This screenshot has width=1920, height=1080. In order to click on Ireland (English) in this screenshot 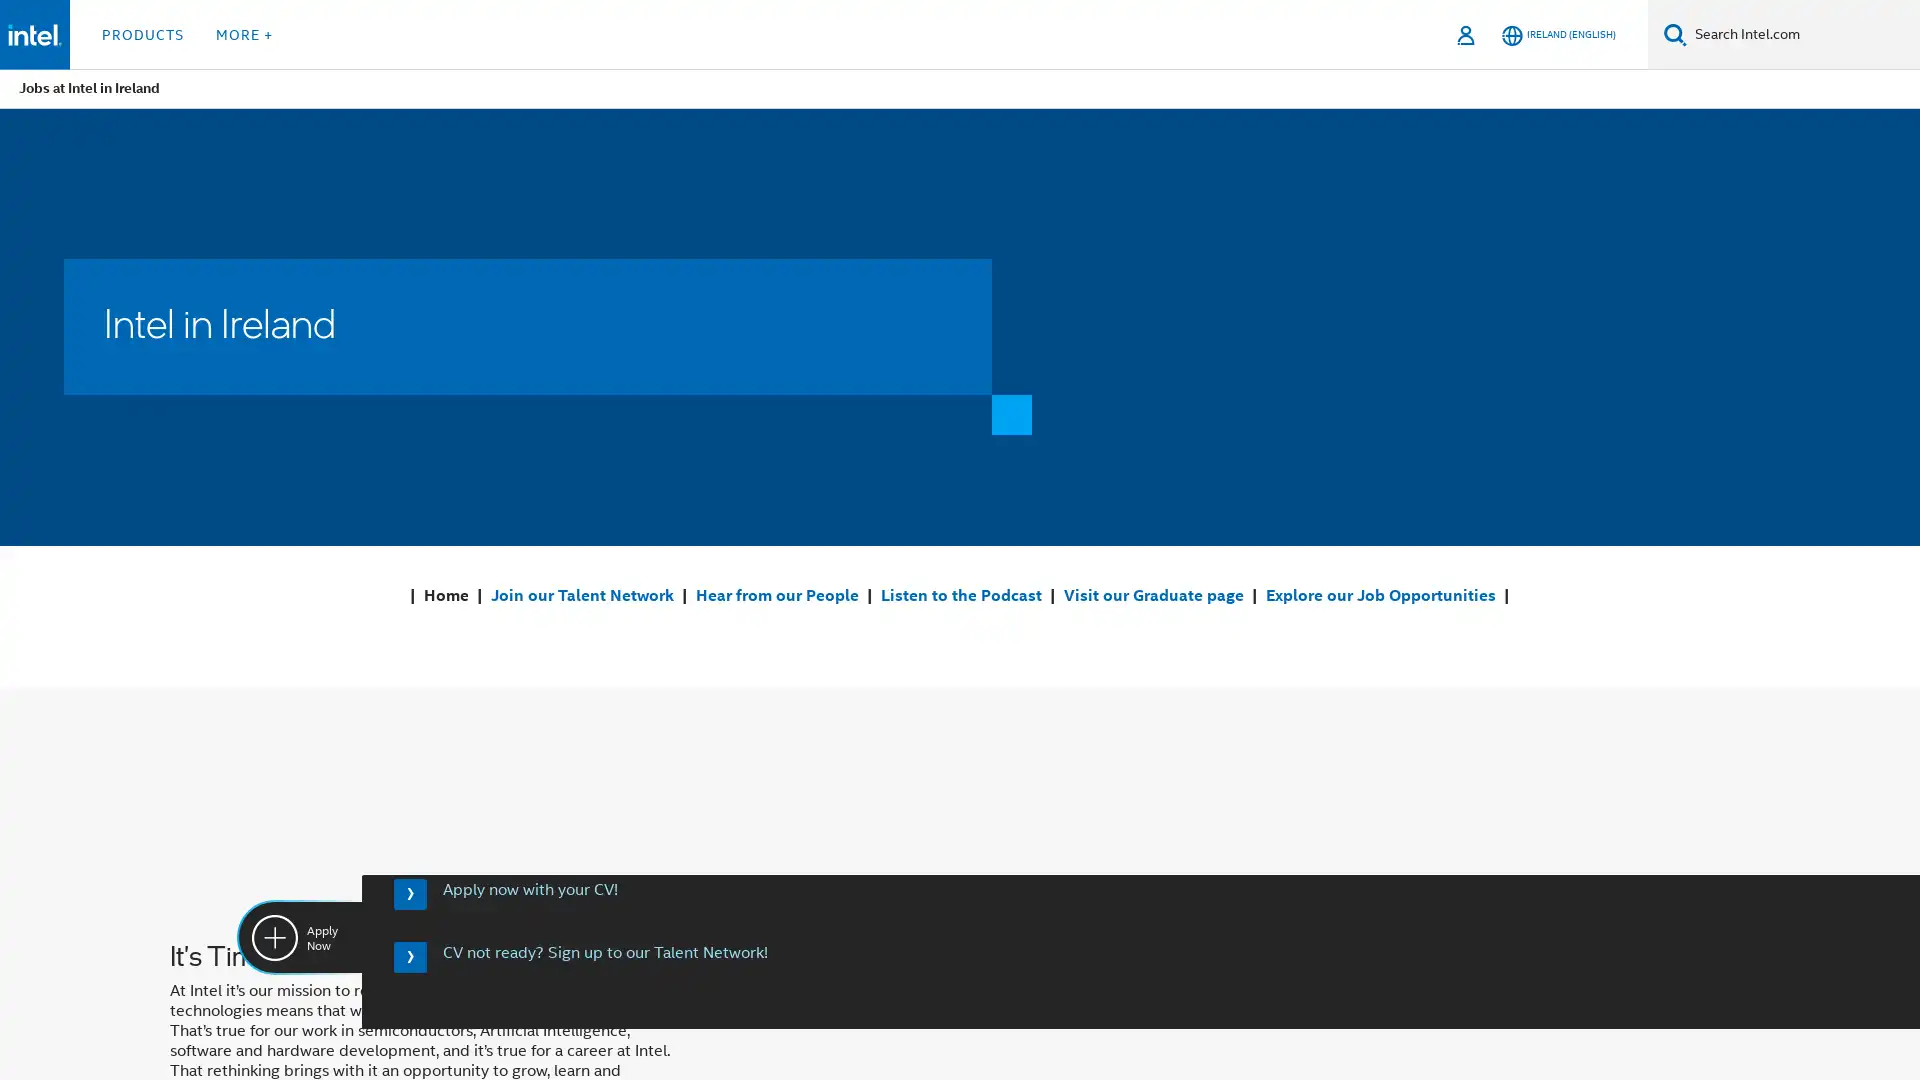, I will do `click(1558, 34)`.